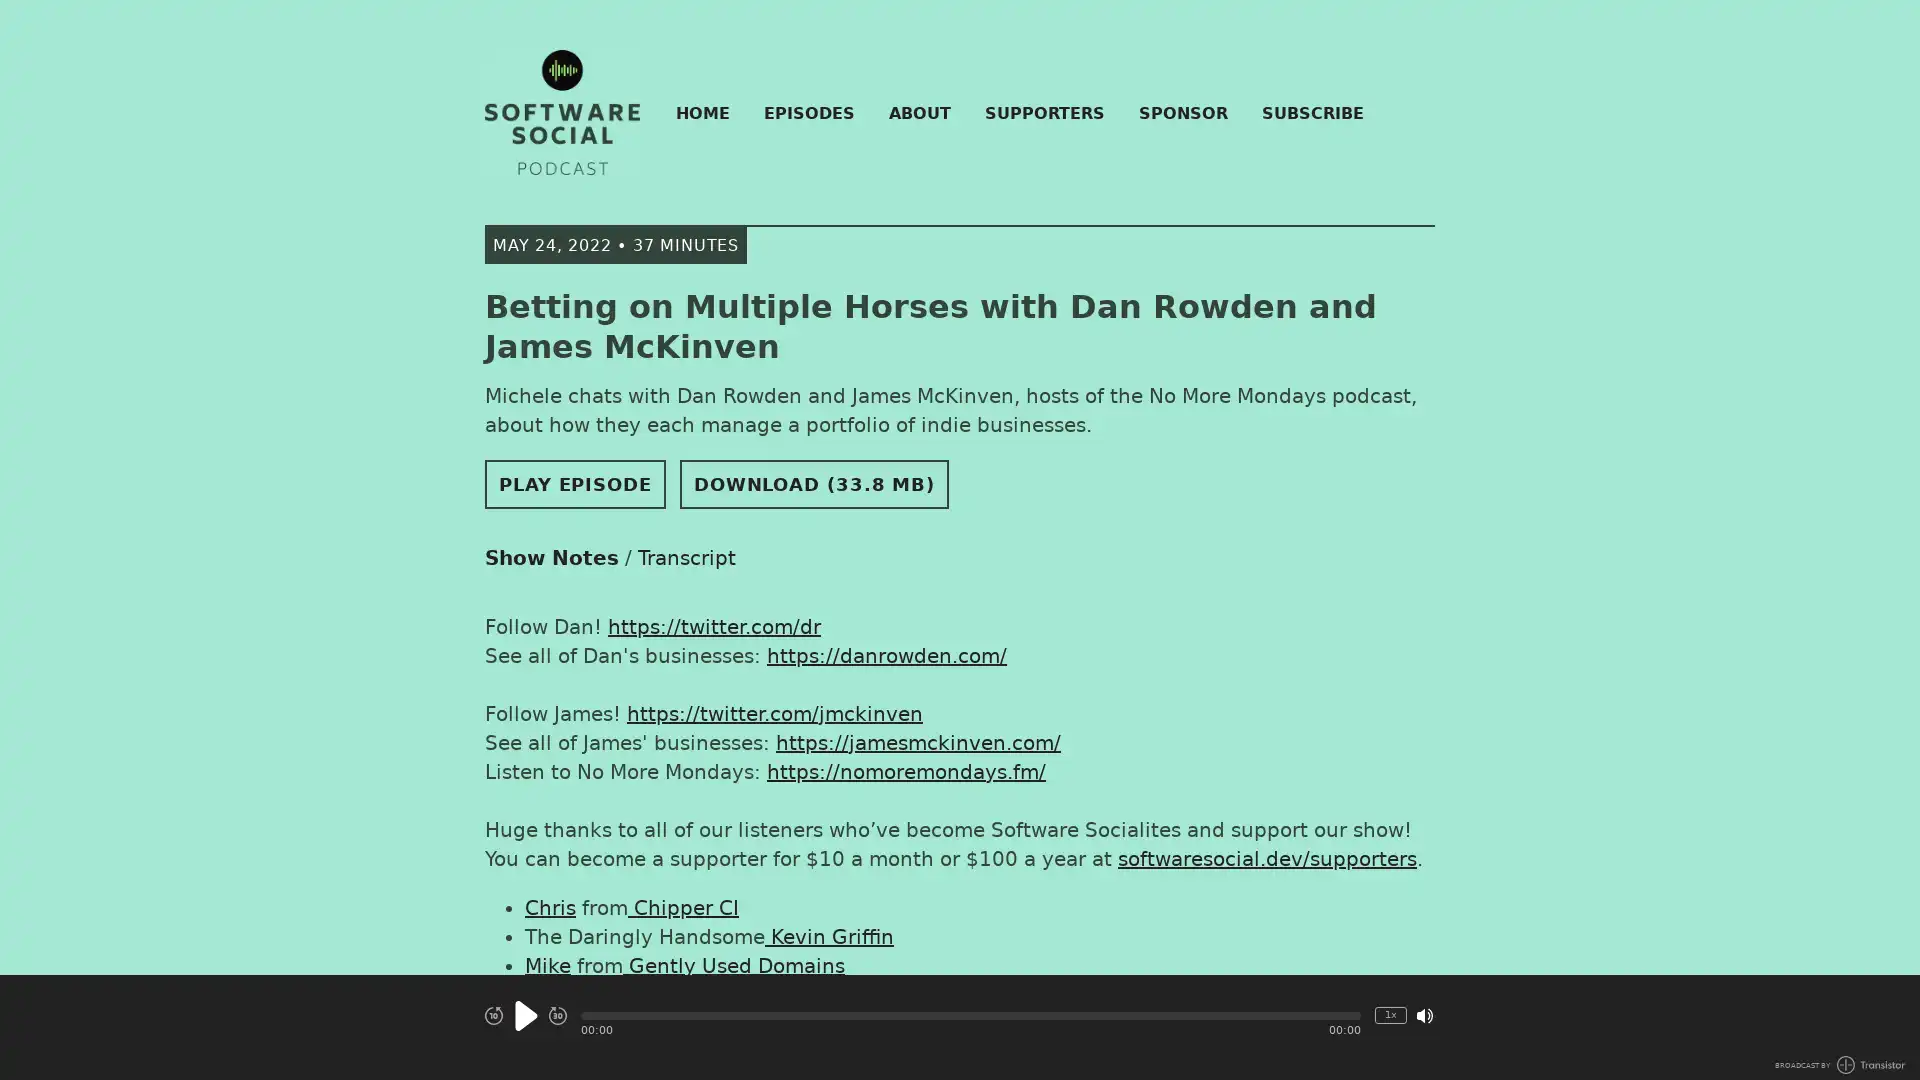 The height and width of the screenshot is (1080, 1920). Describe the element at coordinates (814, 483) in the screenshot. I see `Download Episode` at that location.